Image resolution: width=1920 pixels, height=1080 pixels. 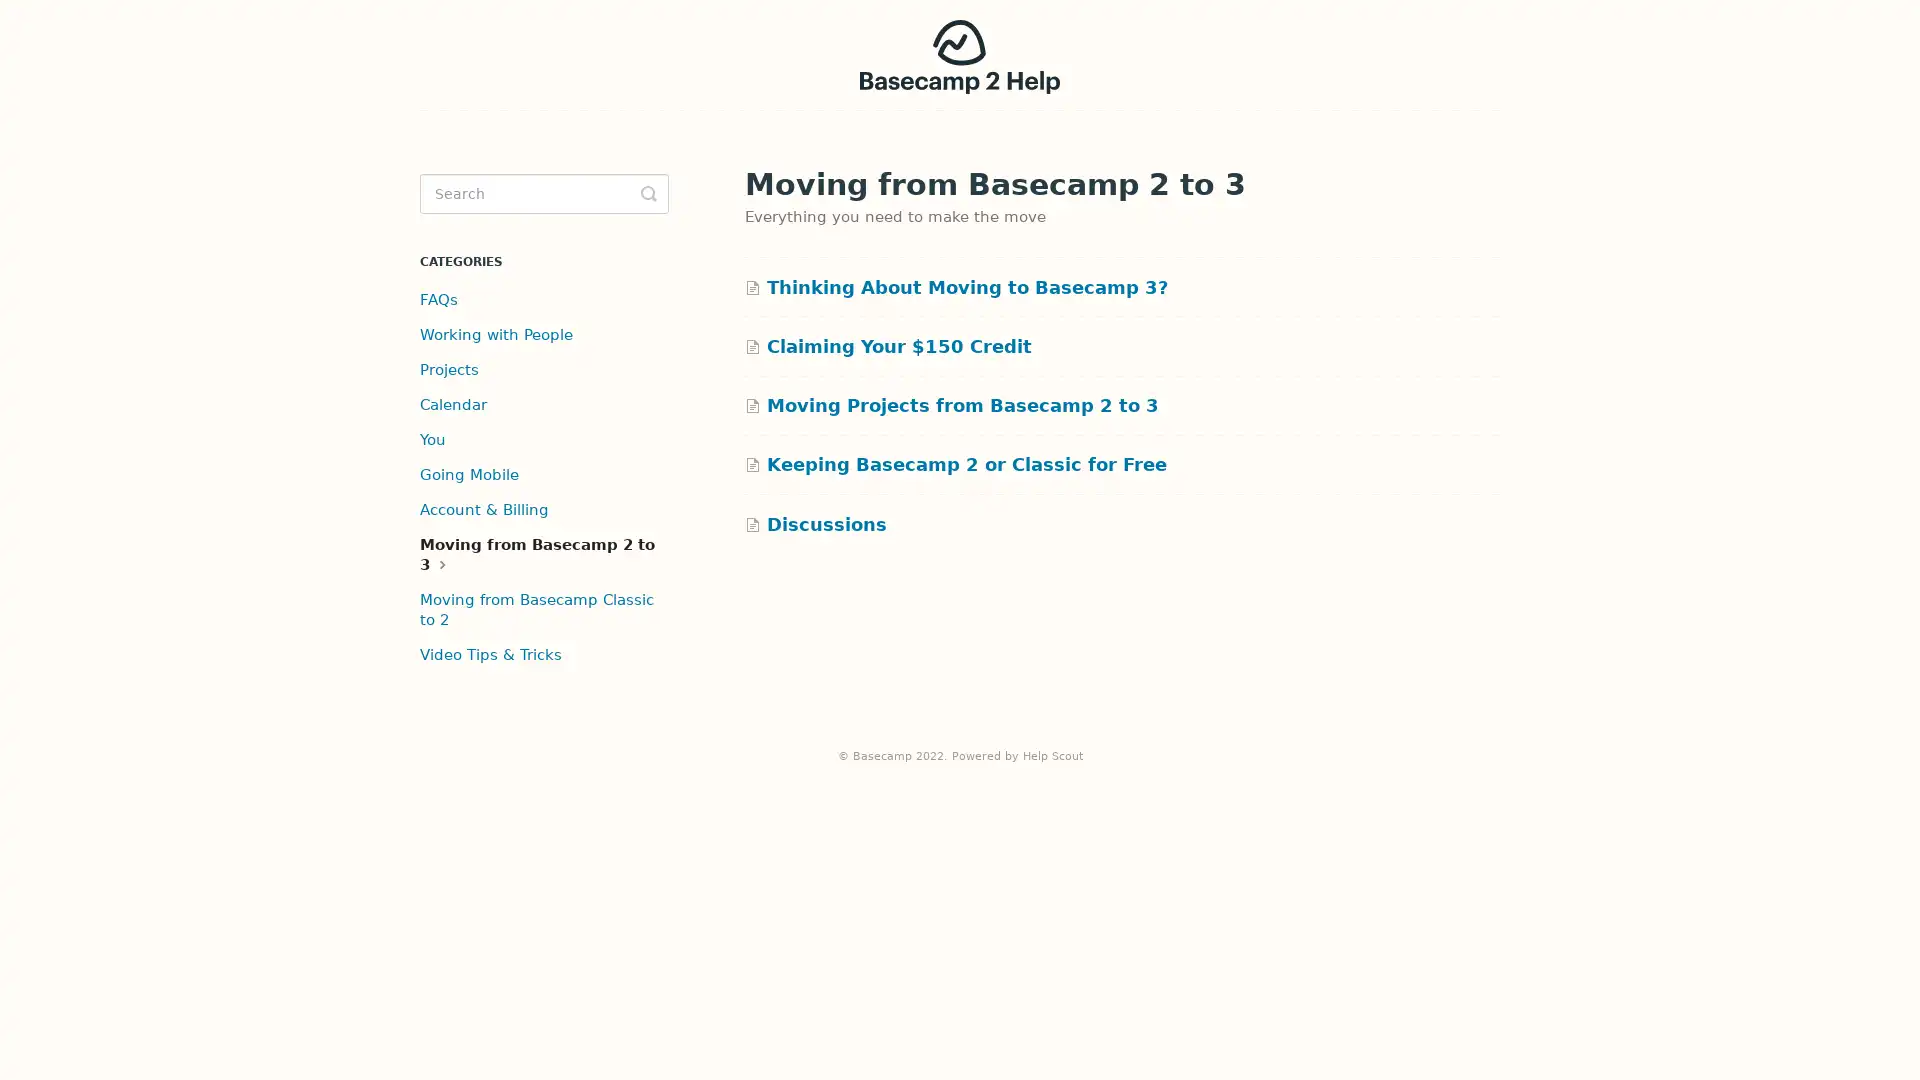 I want to click on Toggle Search, so click(x=648, y=193).